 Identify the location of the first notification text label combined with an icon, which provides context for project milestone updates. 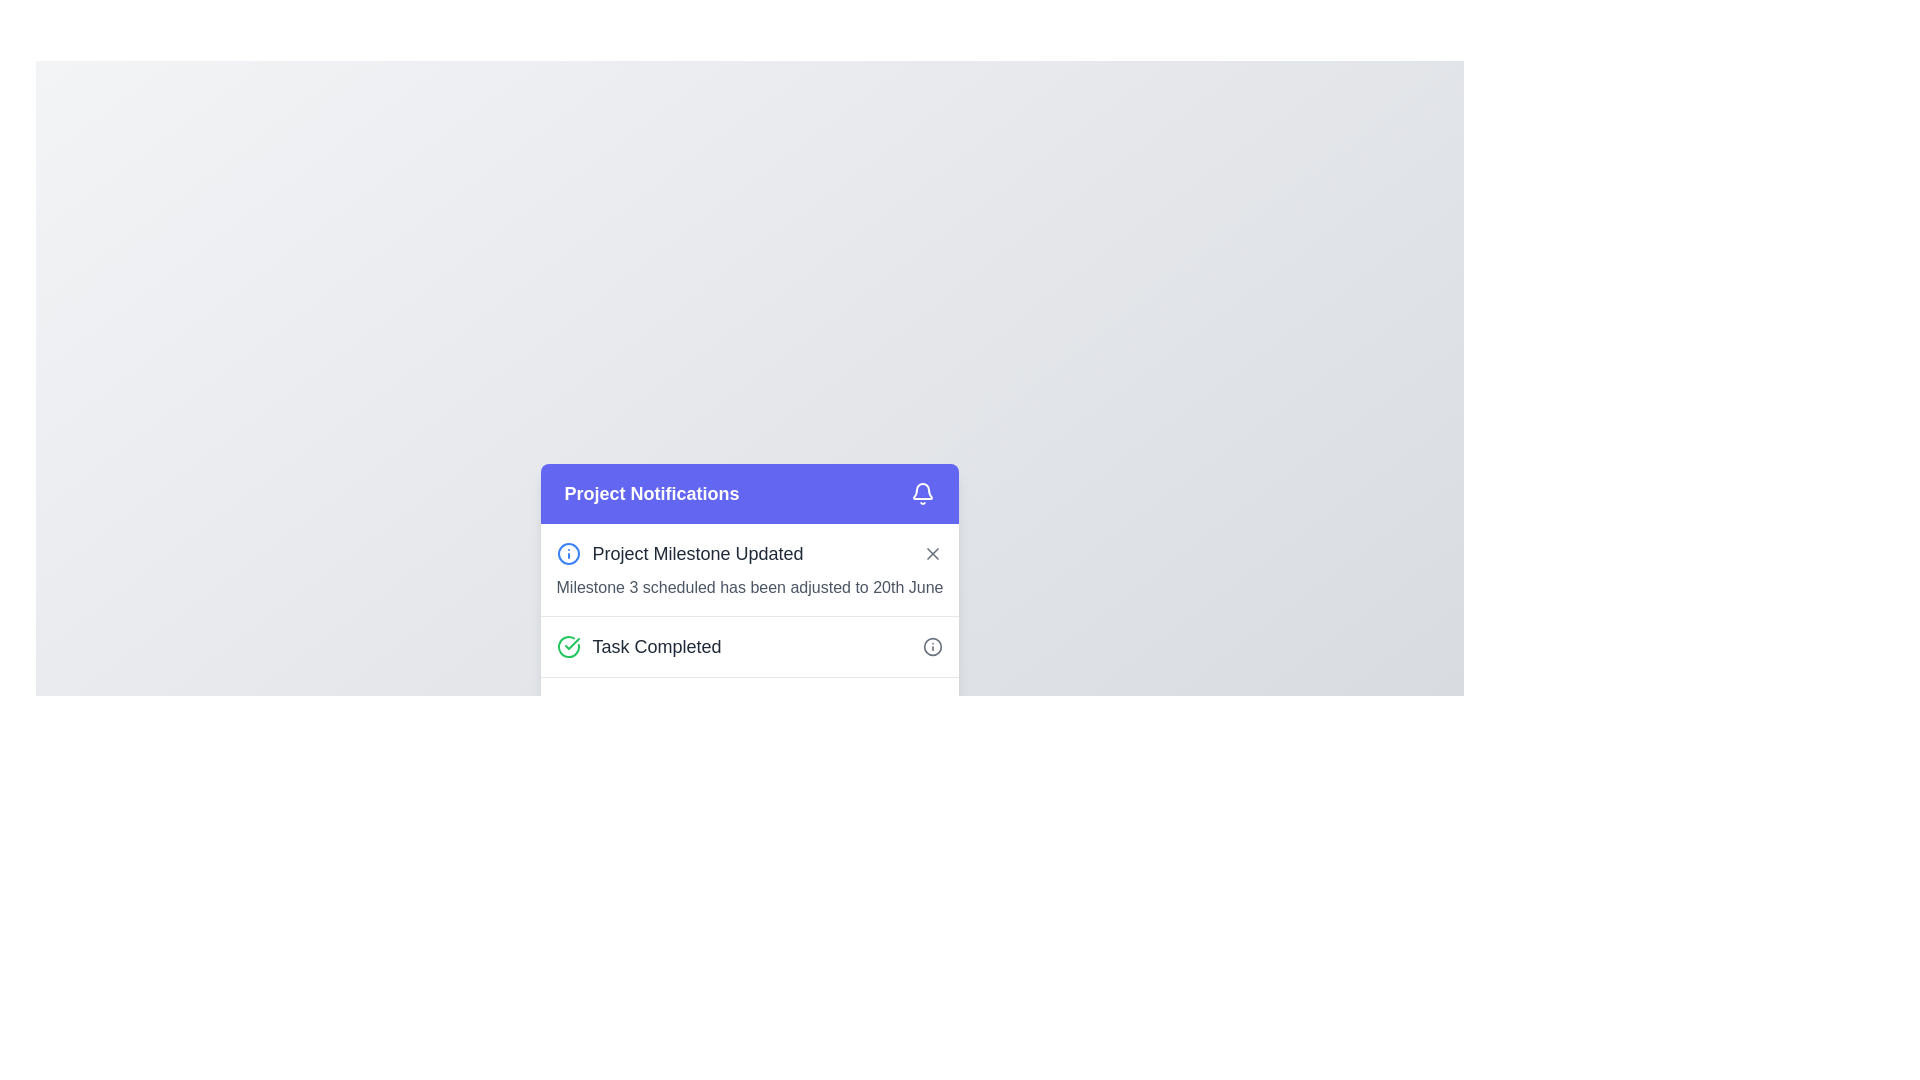
(680, 554).